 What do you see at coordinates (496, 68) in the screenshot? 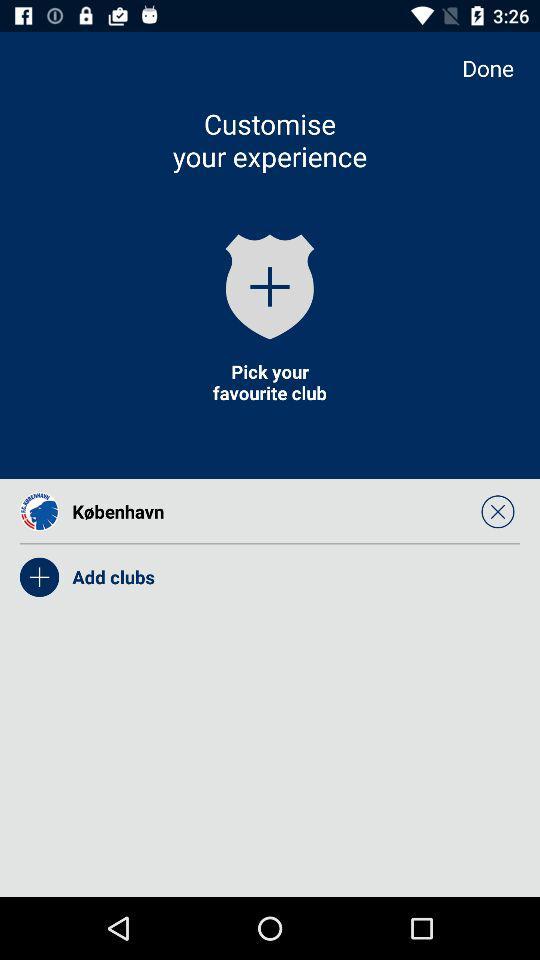
I see `the done app` at bounding box center [496, 68].